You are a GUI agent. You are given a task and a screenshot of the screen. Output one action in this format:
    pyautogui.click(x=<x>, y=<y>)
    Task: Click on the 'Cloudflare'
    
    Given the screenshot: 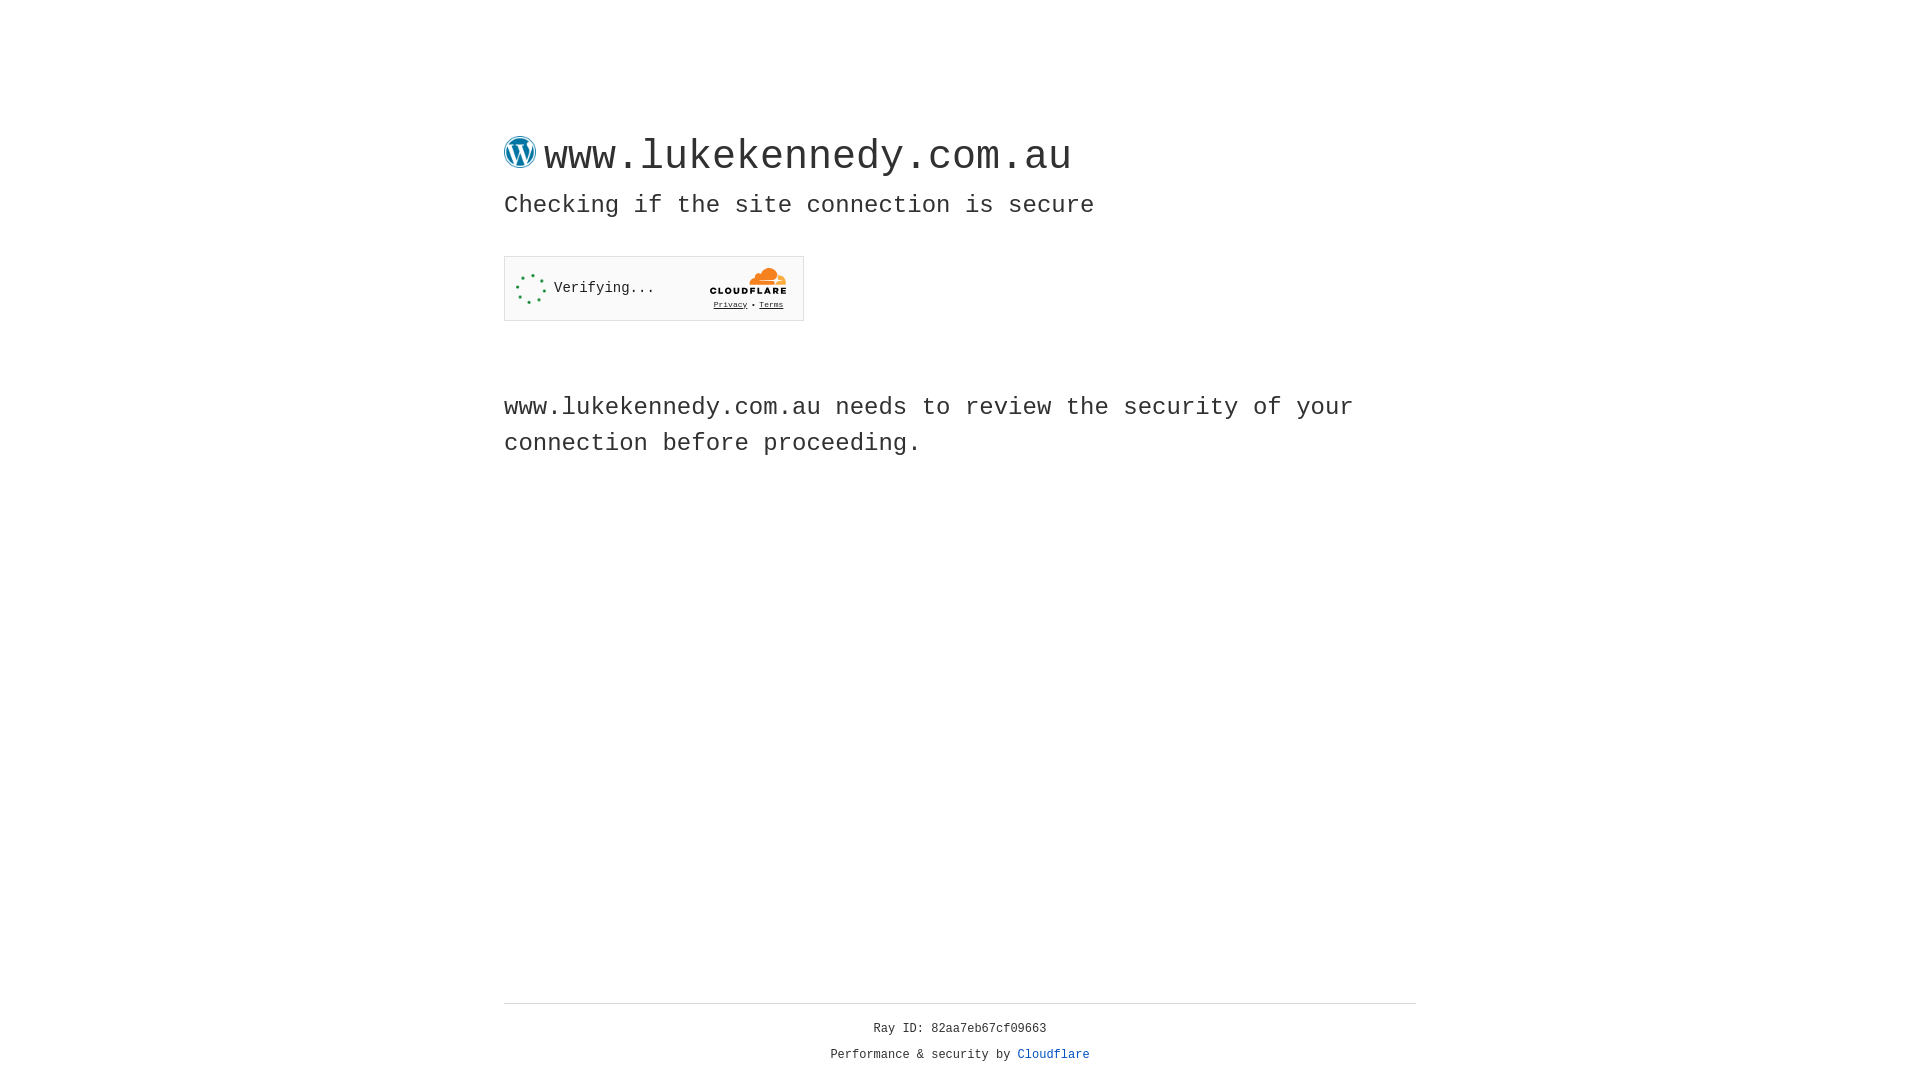 What is the action you would take?
    pyautogui.click(x=1053, y=1054)
    